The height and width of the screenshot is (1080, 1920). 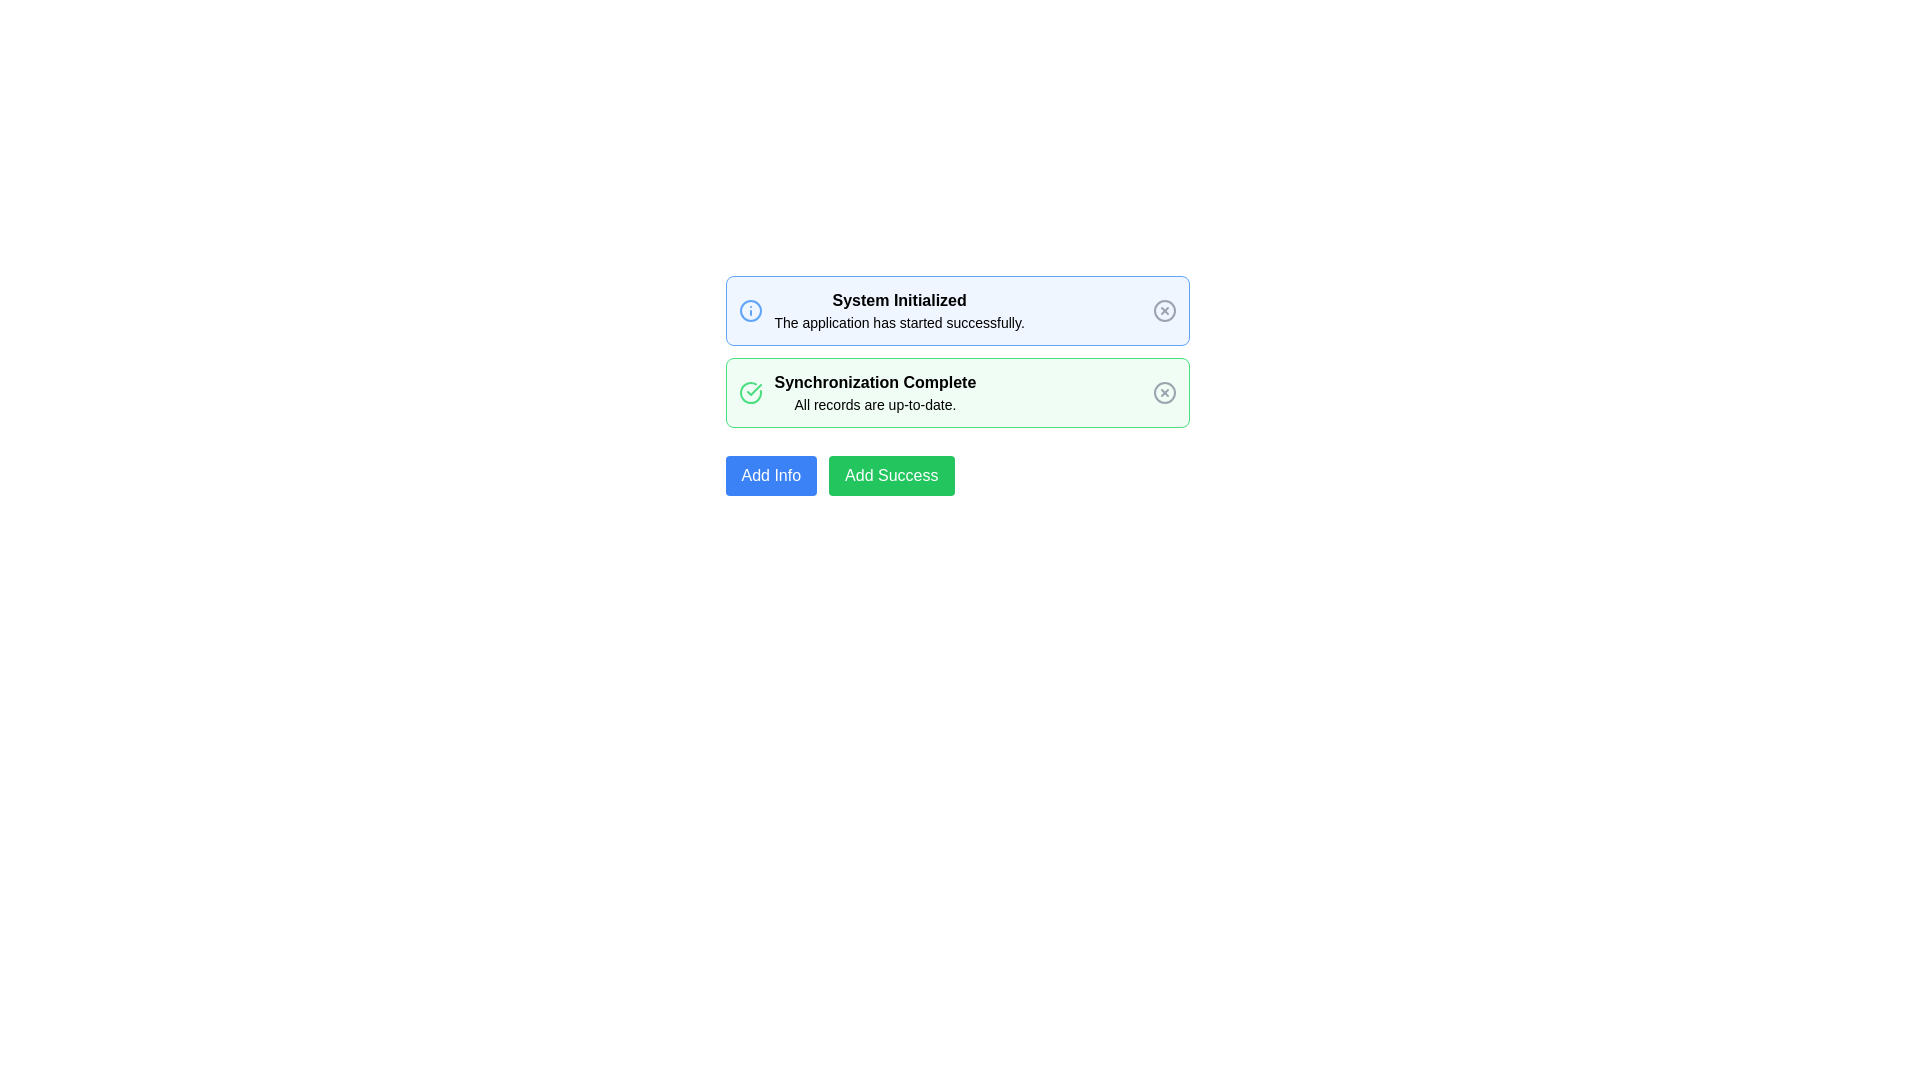 What do you see at coordinates (956, 311) in the screenshot?
I see `displayed text from the Notification card, which is the top card in a list of message cards, positioned directly above the 'Synchronization Complete' card` at bounding box center [956, 311].